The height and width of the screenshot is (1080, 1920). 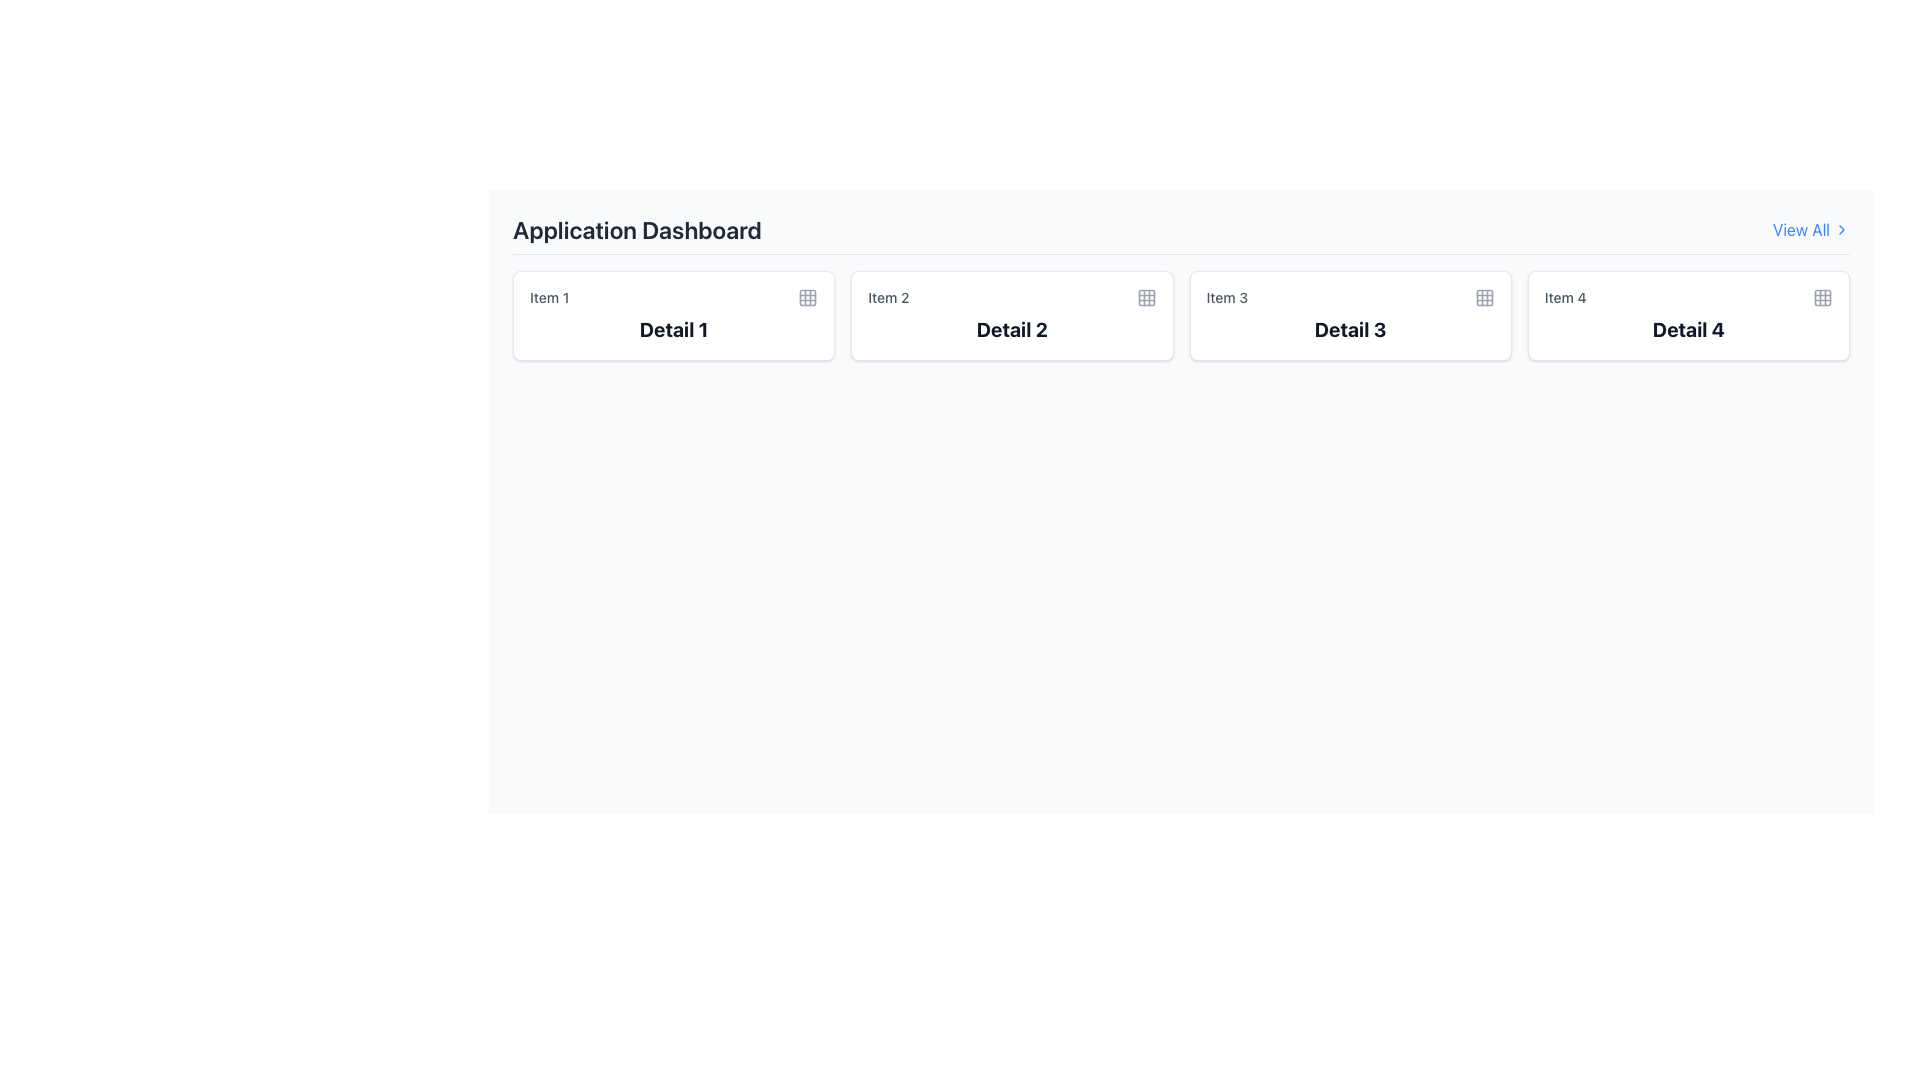 What do you see at coordinates (1841, 229) in the screenshot?
I see `the small rightward-pointing chevron icon located on the far-right side of the 'View All' link text` at bounding box center [1841, 229].